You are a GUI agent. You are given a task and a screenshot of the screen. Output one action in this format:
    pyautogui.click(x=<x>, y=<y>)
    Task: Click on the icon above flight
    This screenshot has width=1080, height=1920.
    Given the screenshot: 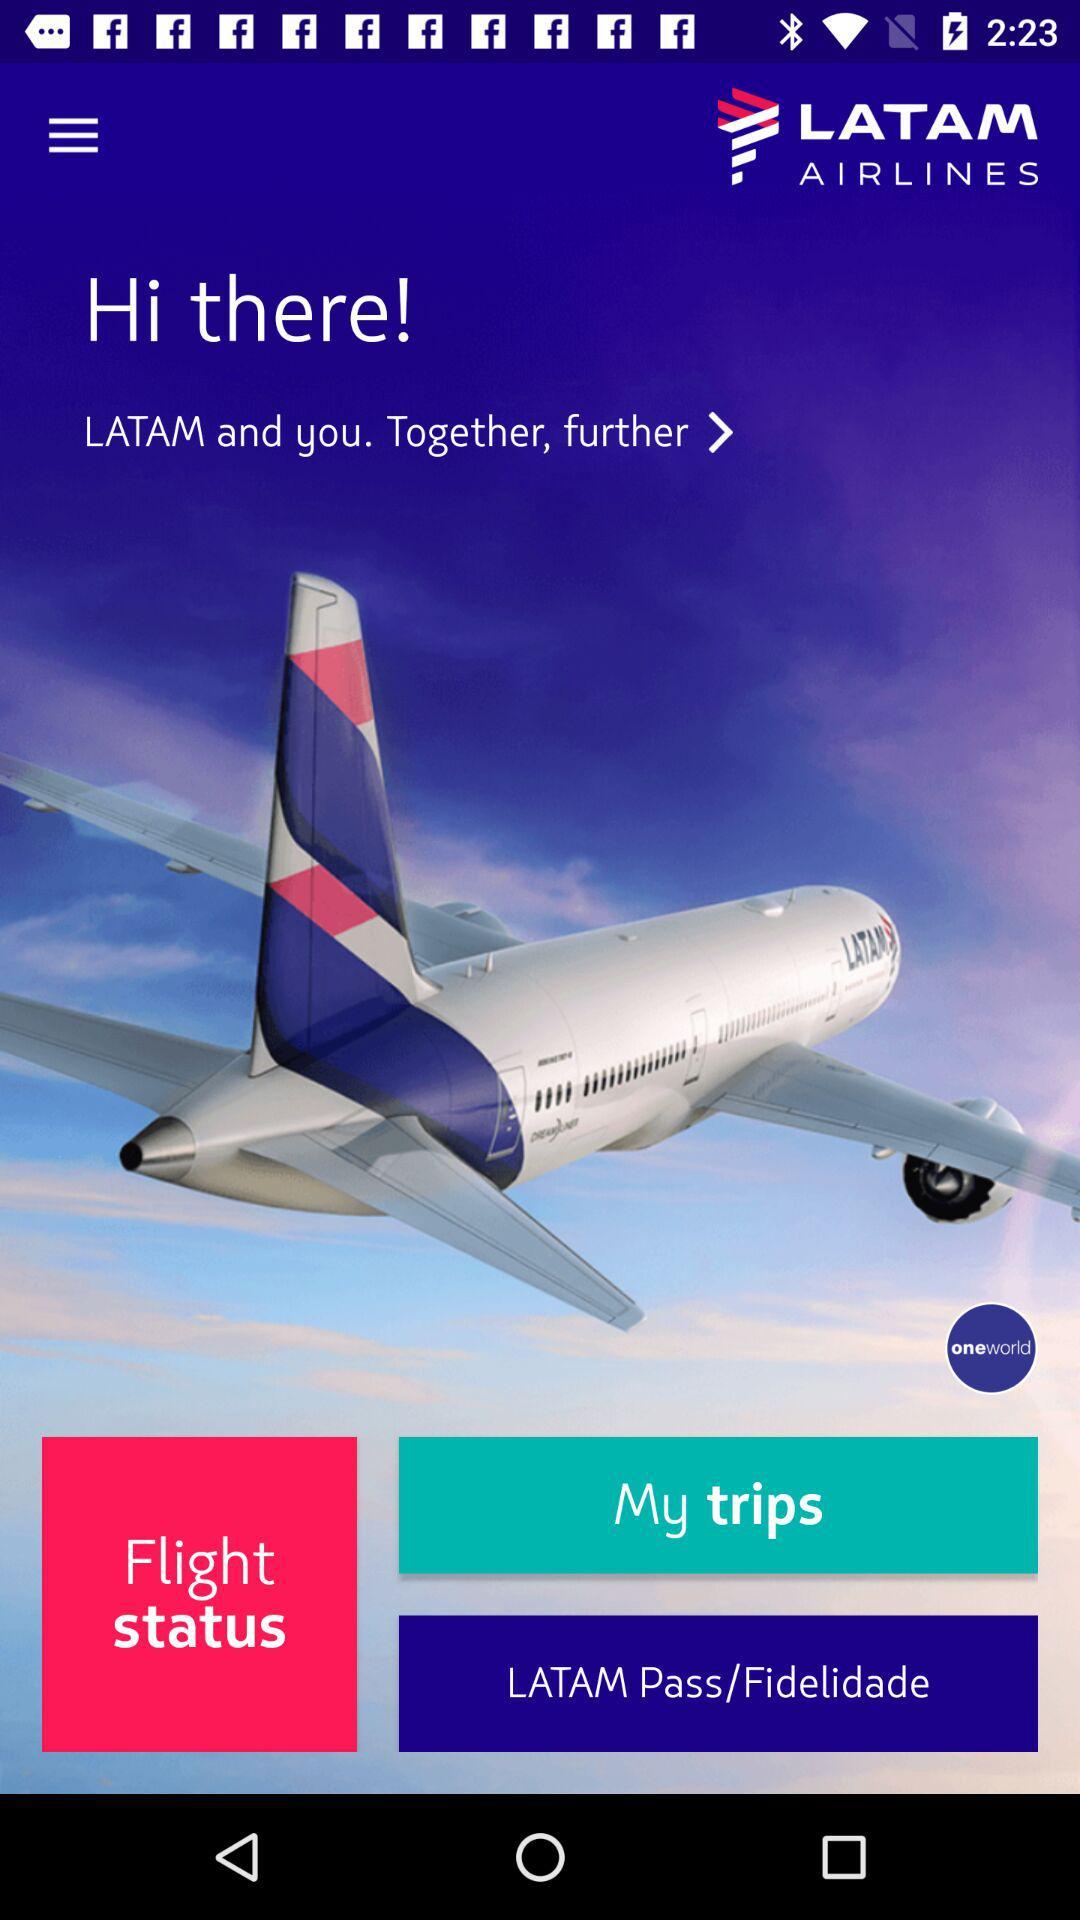 What is the action you would take?
    pyautogui.click(x=407, y=431)
    